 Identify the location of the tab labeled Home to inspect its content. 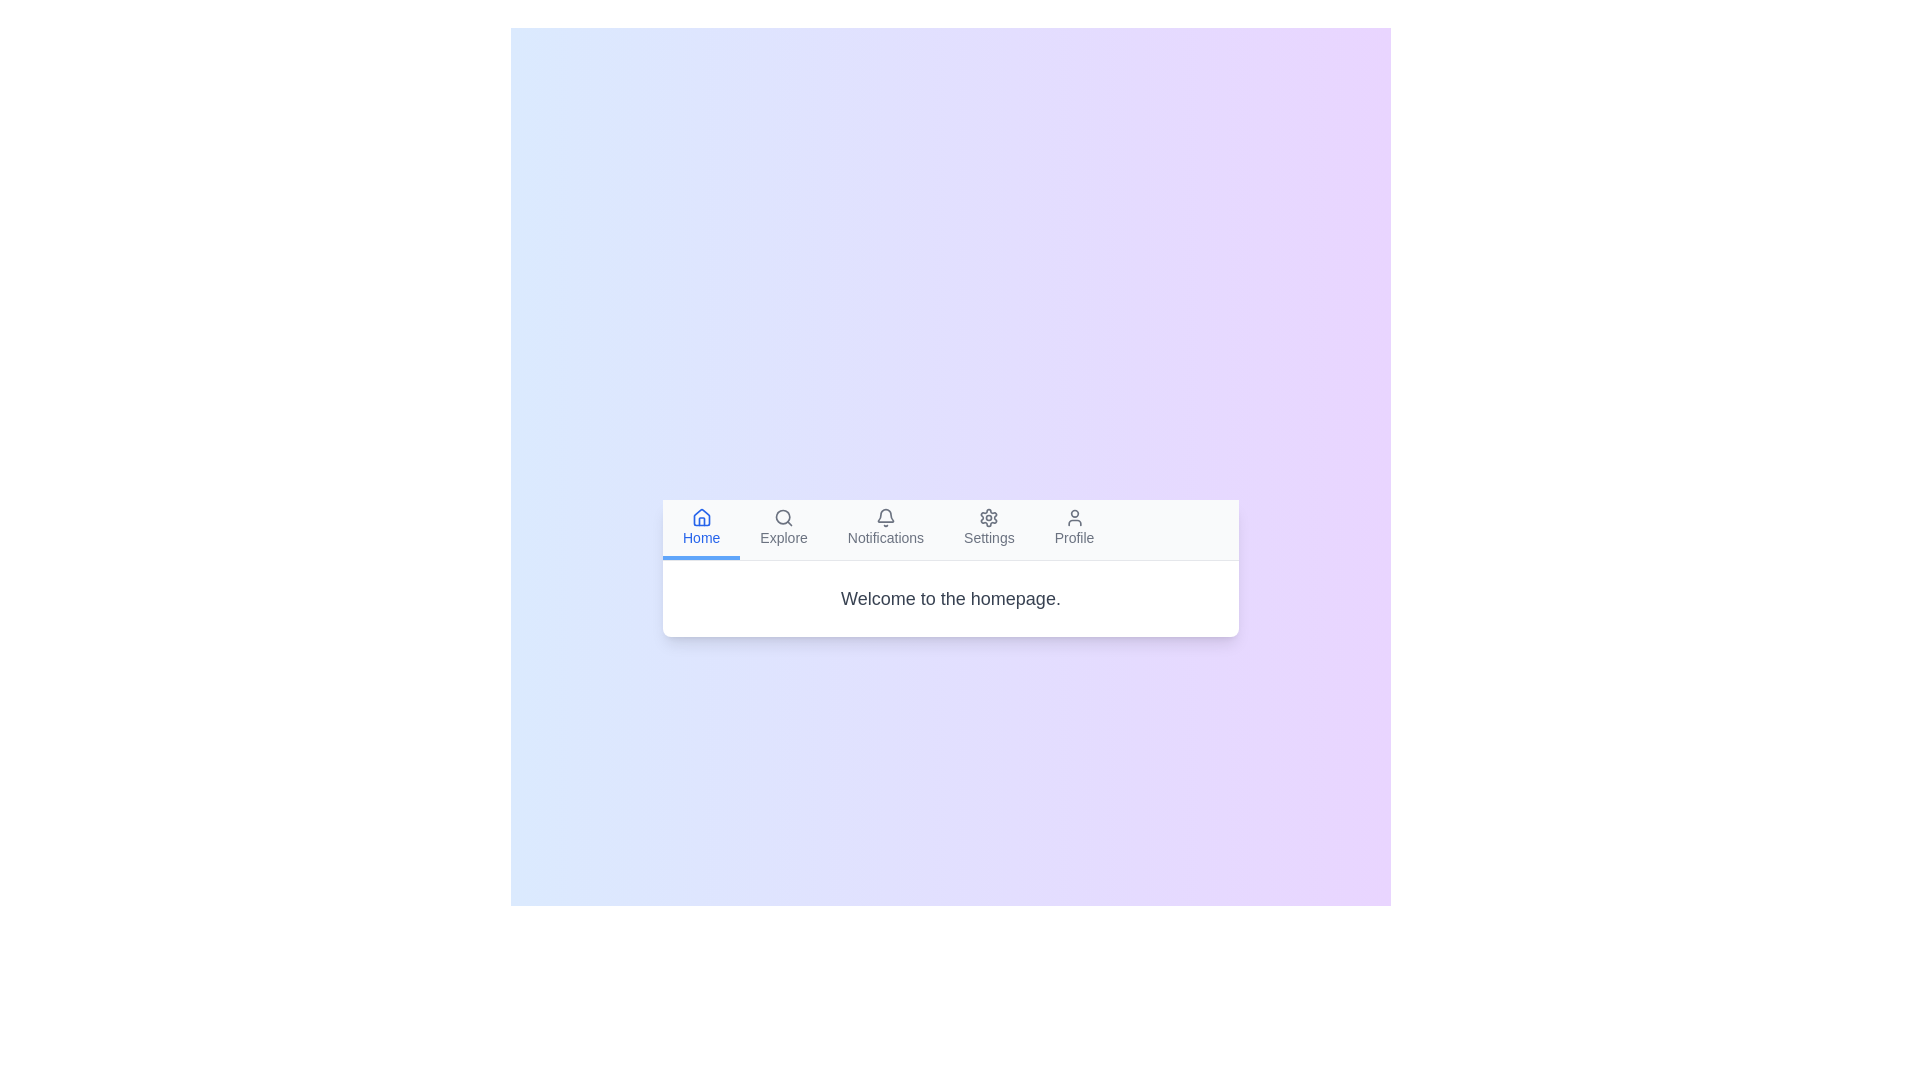
(700, 527).